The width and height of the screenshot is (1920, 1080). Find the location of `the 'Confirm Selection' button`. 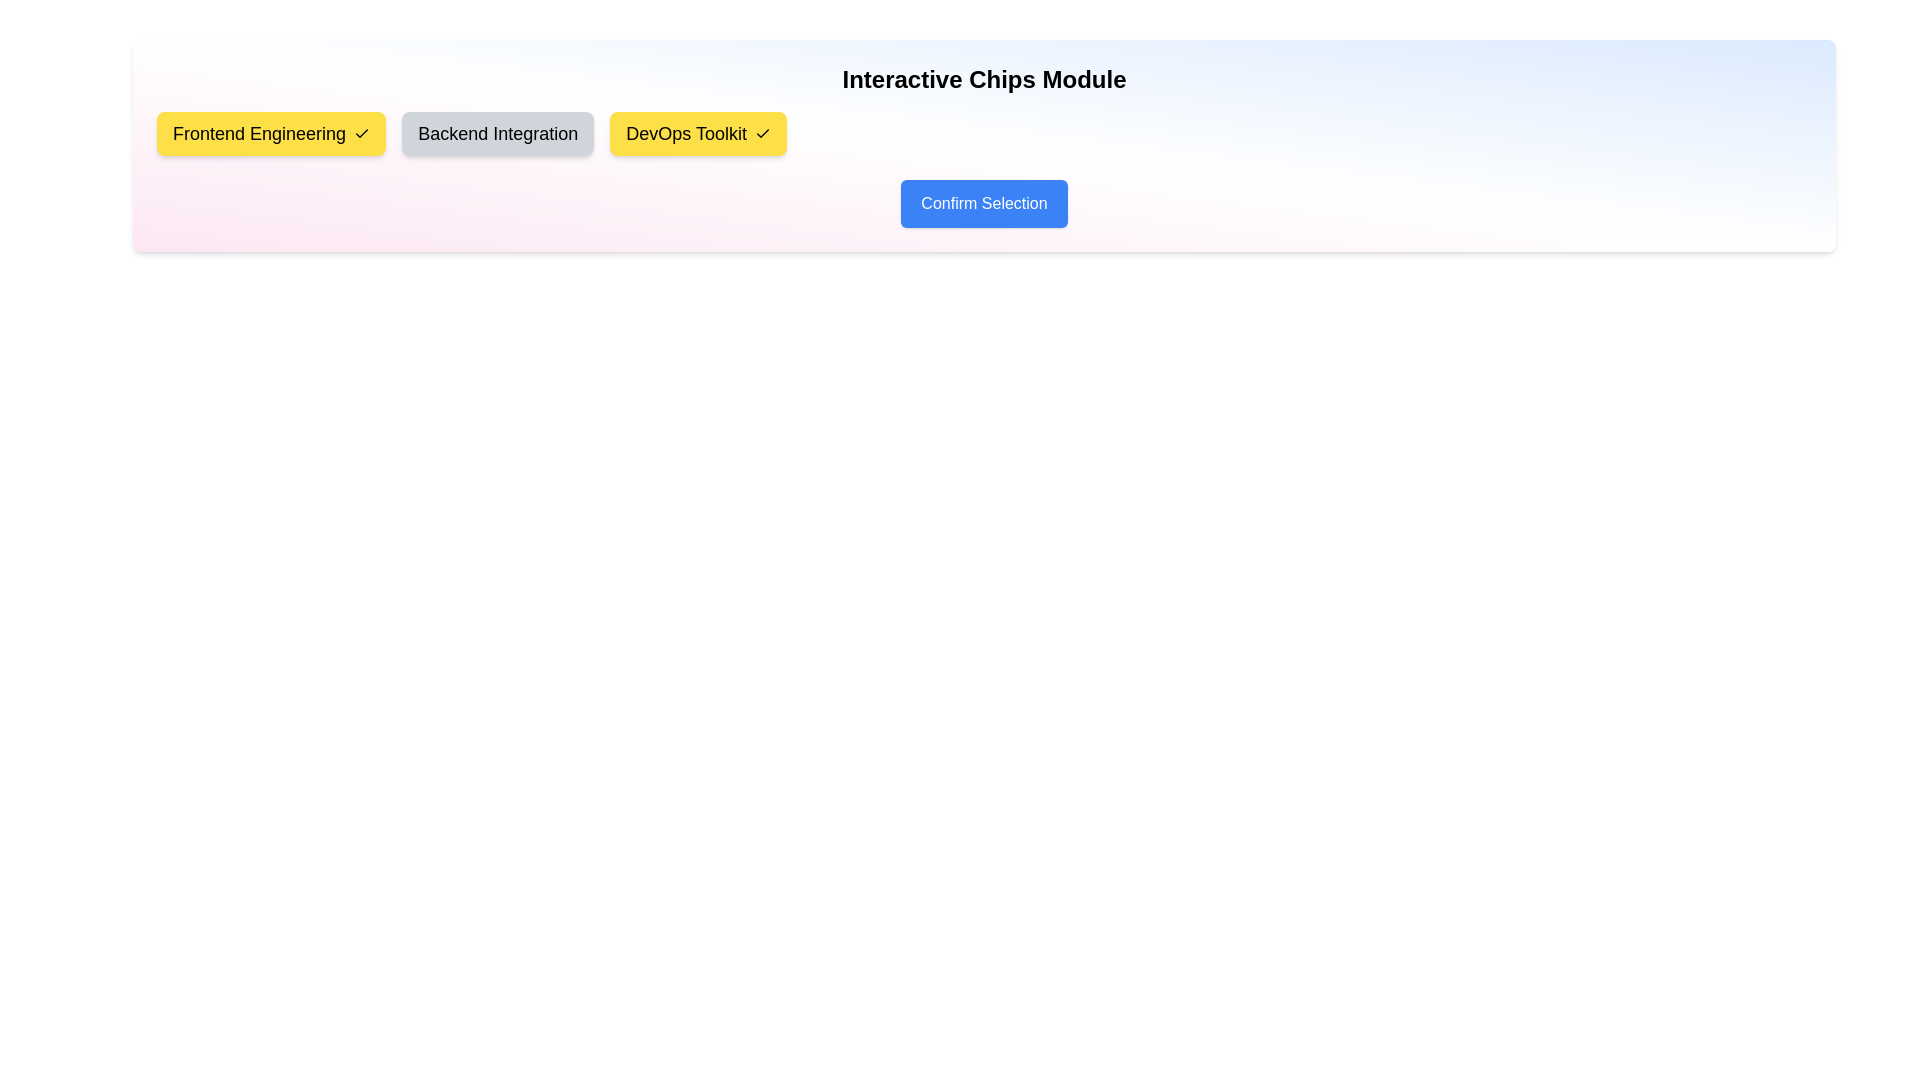

the 'Confirm Selection' button is located at coordinates (984, 204).